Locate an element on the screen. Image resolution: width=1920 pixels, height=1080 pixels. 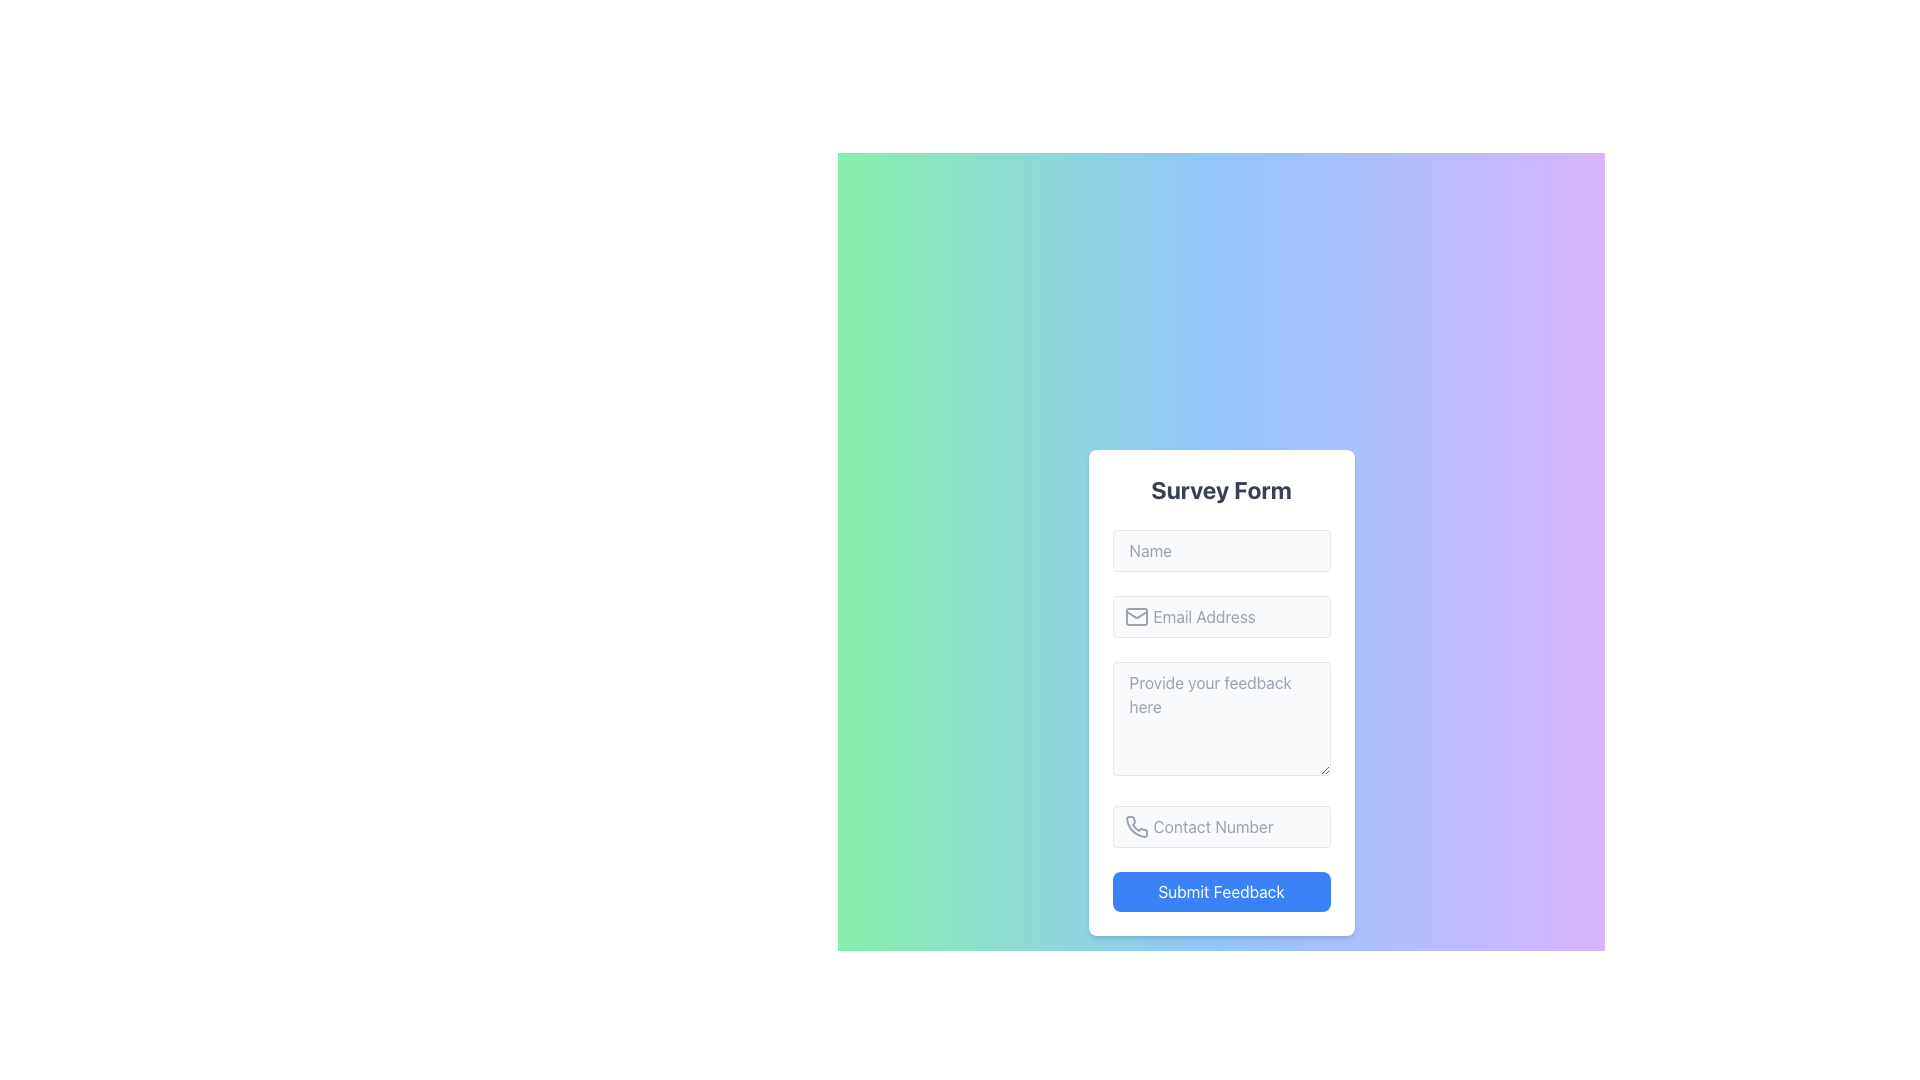
the gray envelope icon with rounded edges, which is positioned to the left of the 'Email Address' input field is located at coordinates (1136, 616).